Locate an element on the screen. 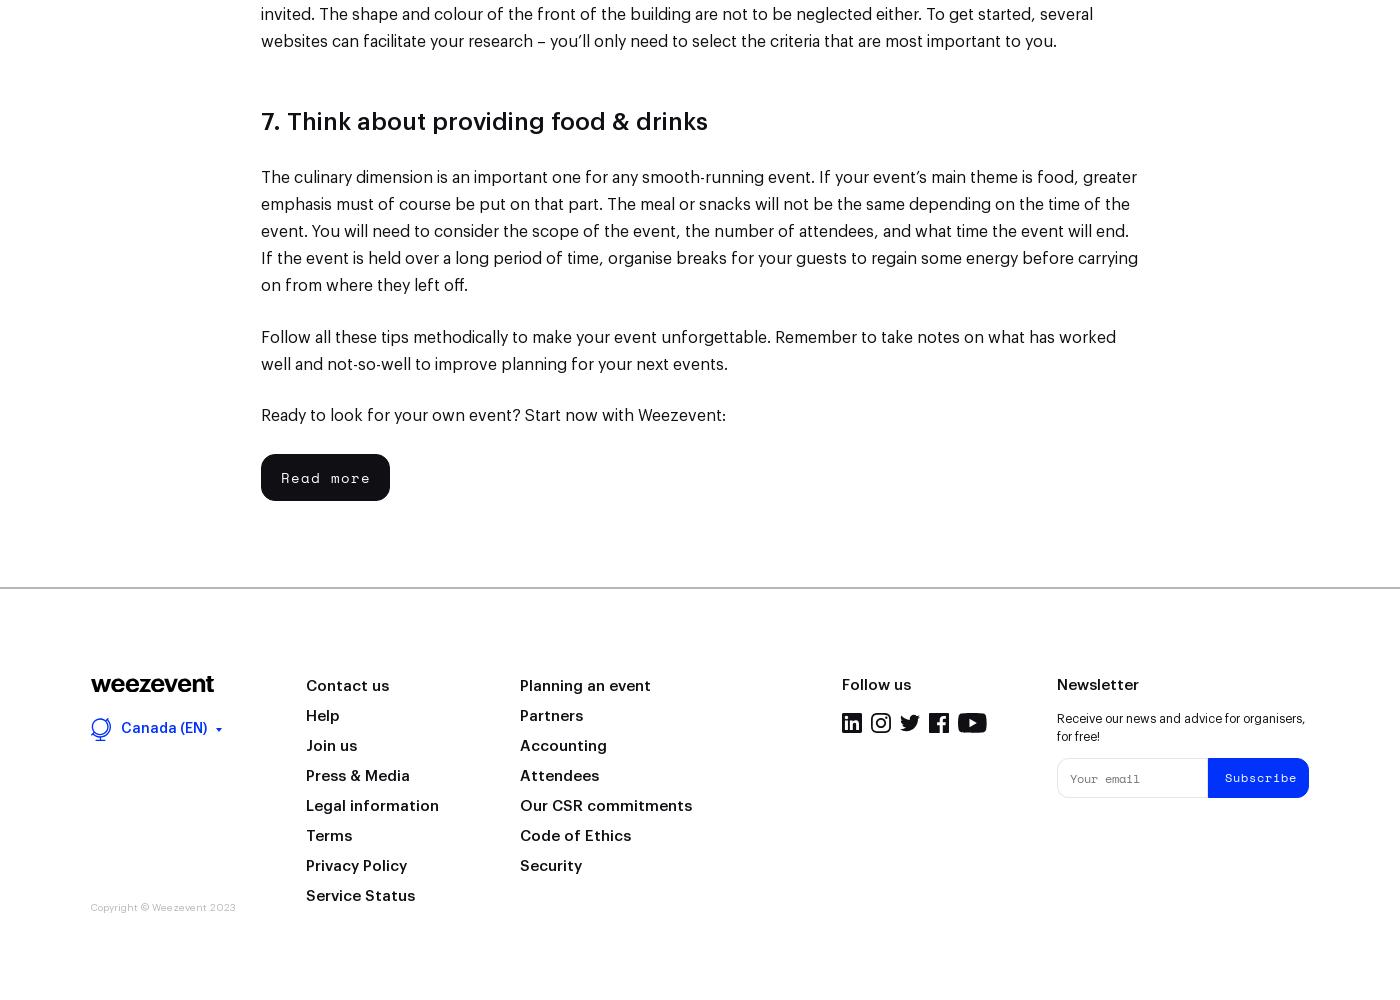  'Canada (FR)' is located at coordinates (161, 609).